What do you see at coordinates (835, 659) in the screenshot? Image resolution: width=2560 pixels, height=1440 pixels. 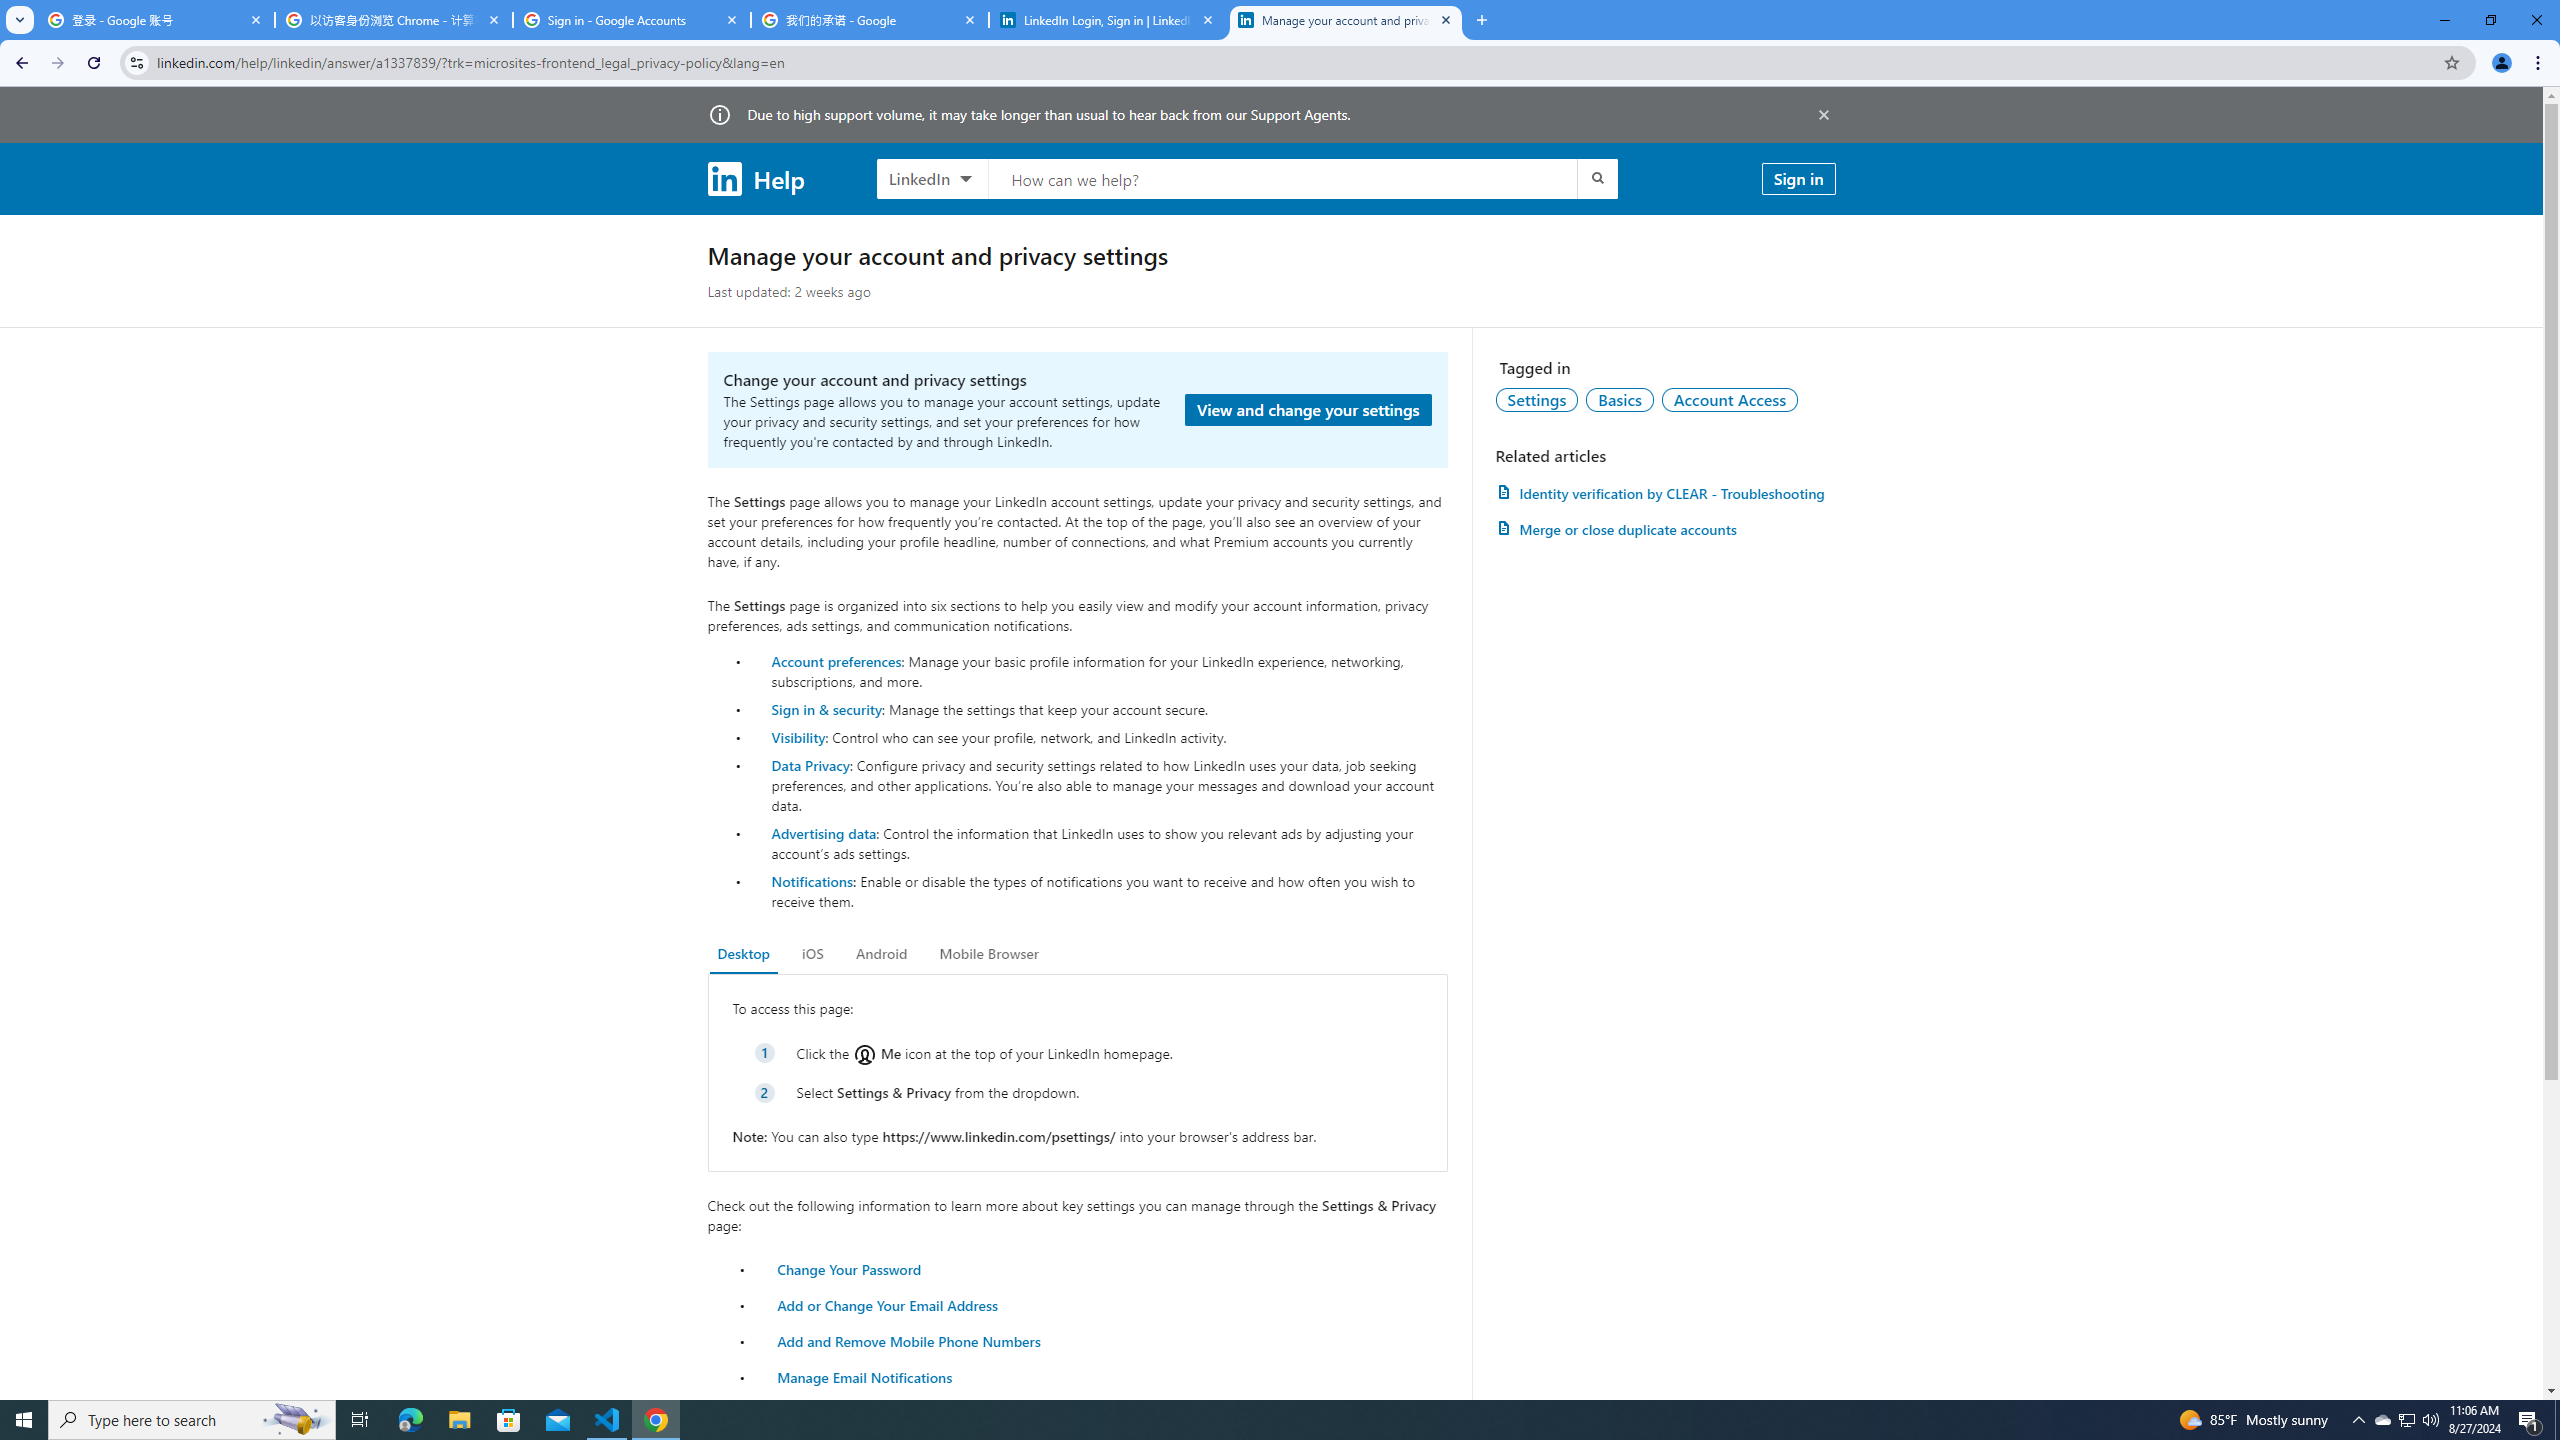 I see `'Account preferences'` at bounding box center [835, 659].